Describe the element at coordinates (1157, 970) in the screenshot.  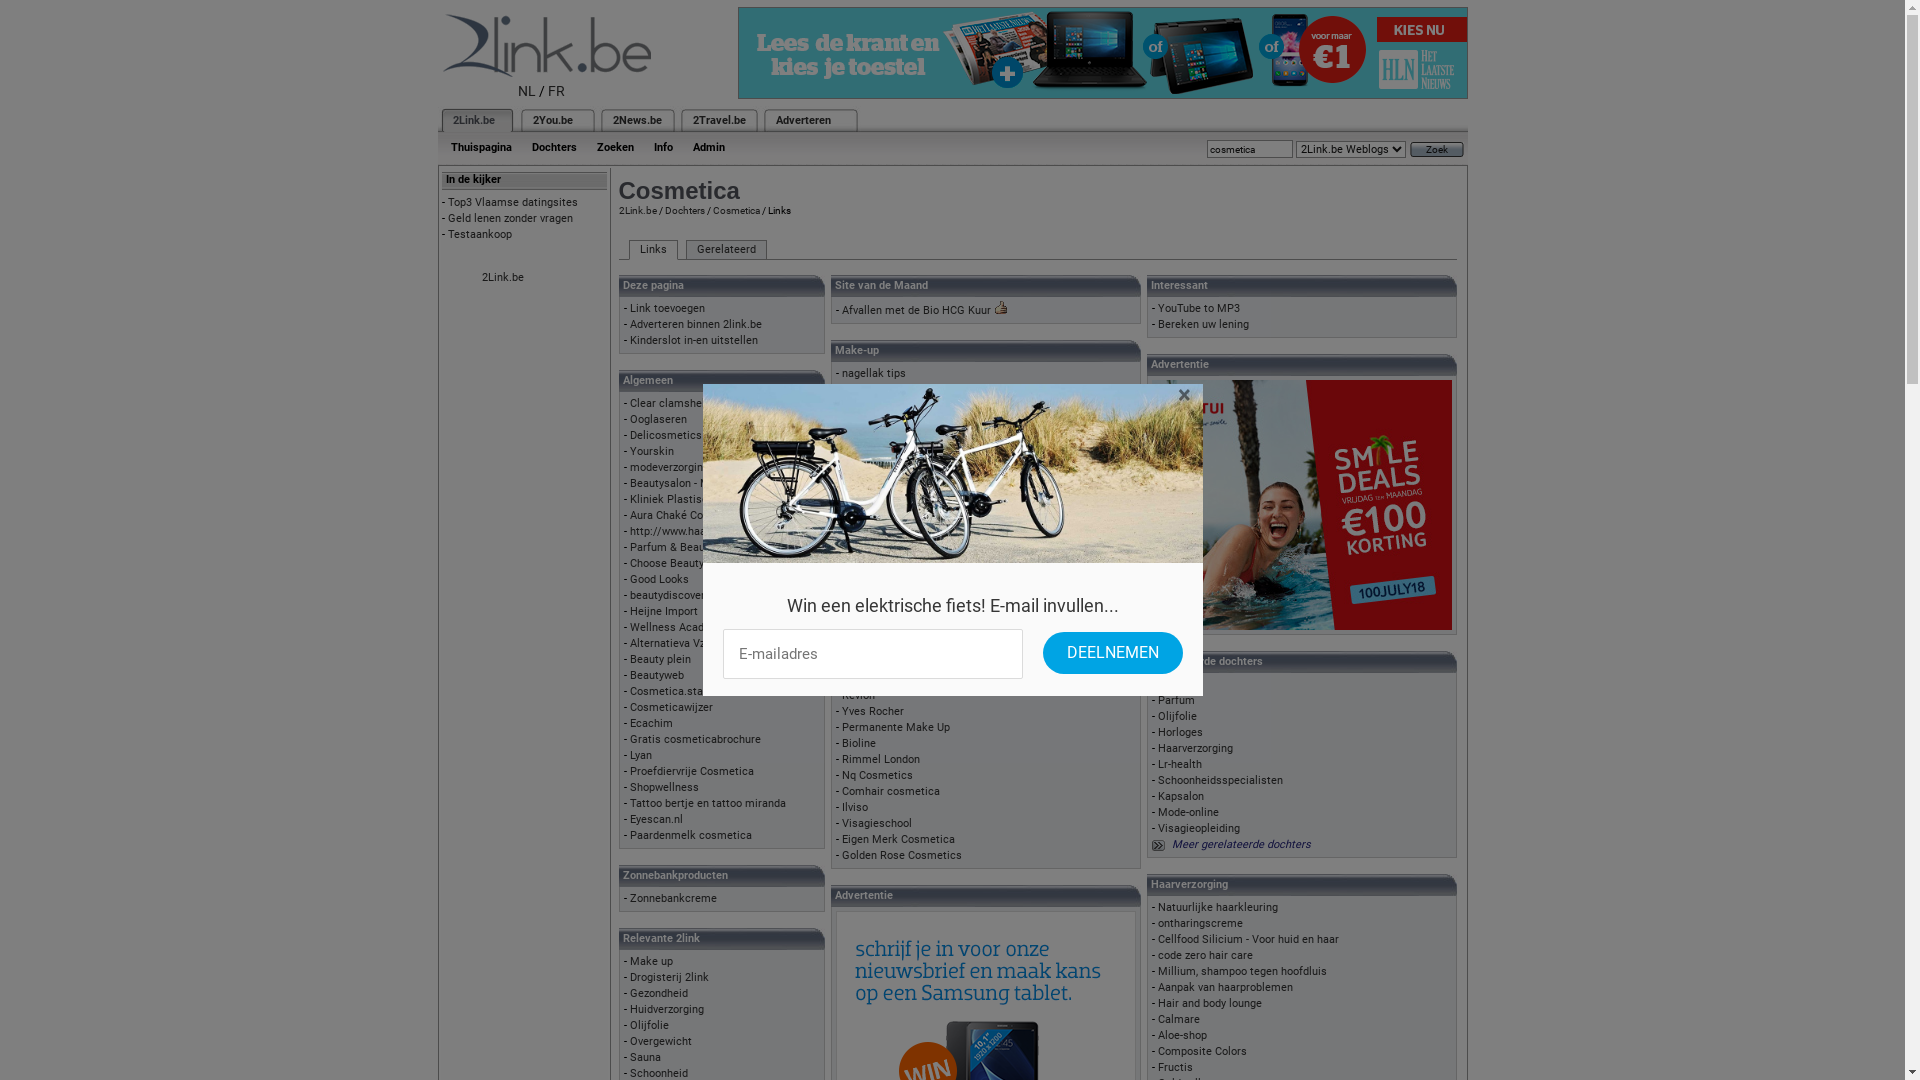
I see `'Millium, shampoo tegen hoofdluis'` at that location.